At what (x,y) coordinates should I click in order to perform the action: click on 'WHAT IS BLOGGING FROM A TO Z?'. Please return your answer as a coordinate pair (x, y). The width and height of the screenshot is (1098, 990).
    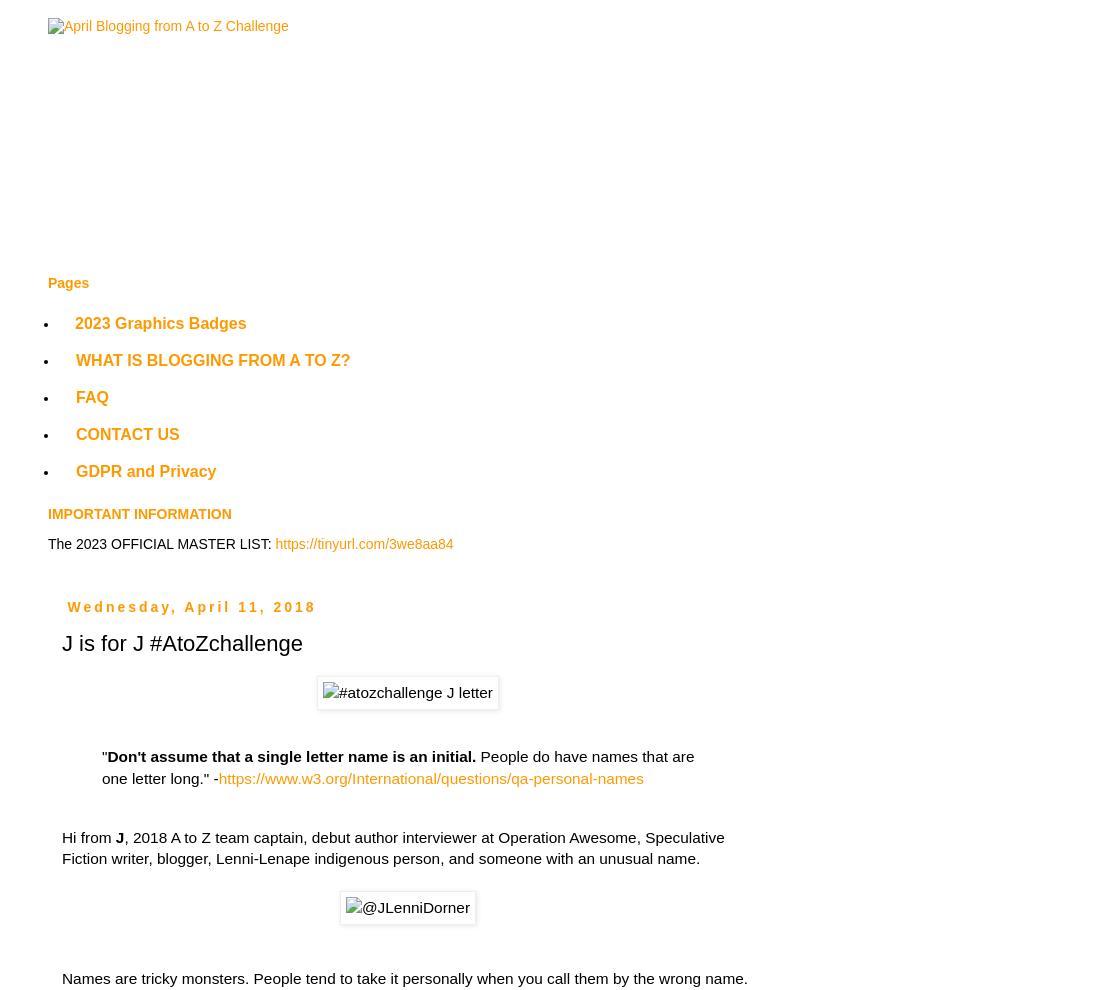
    Looking at the image, I should click on (74, 359).